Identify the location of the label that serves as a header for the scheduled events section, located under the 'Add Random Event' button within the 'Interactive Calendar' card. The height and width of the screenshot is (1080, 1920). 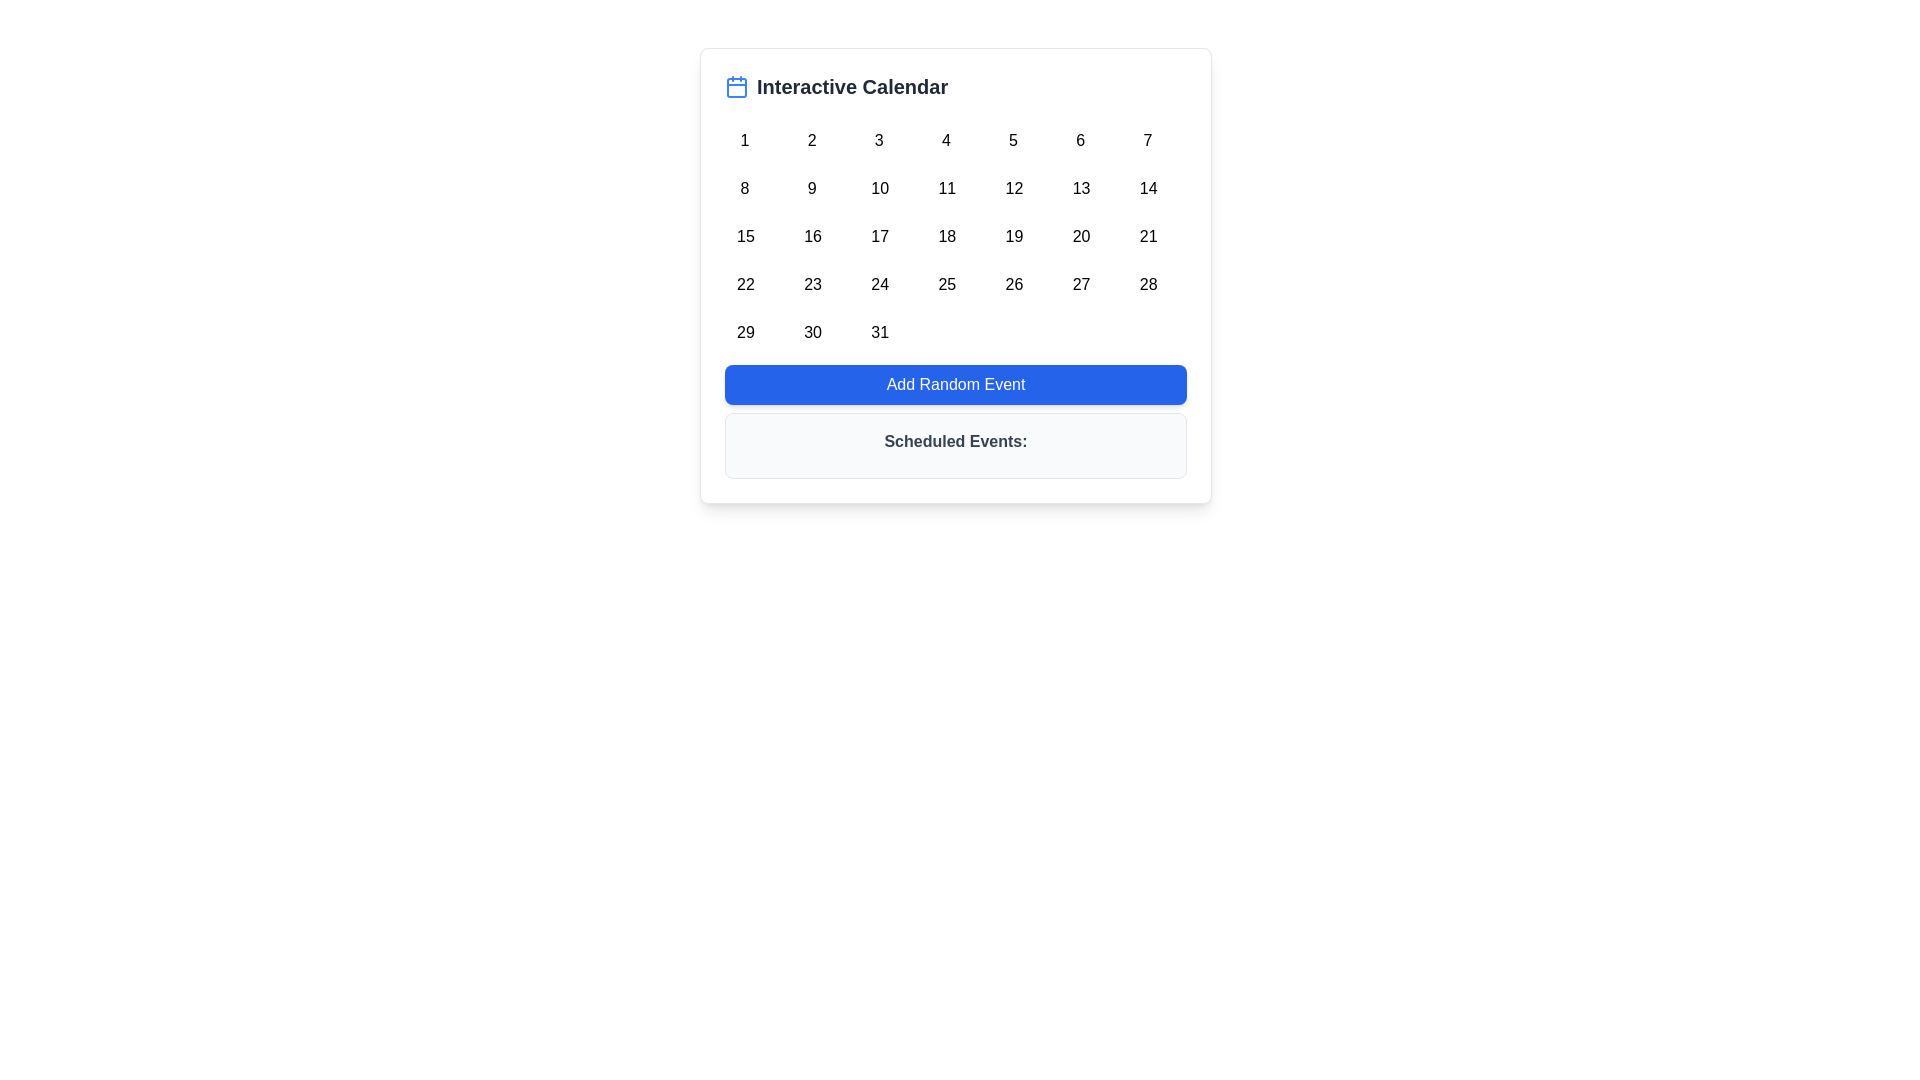
(954, 445).